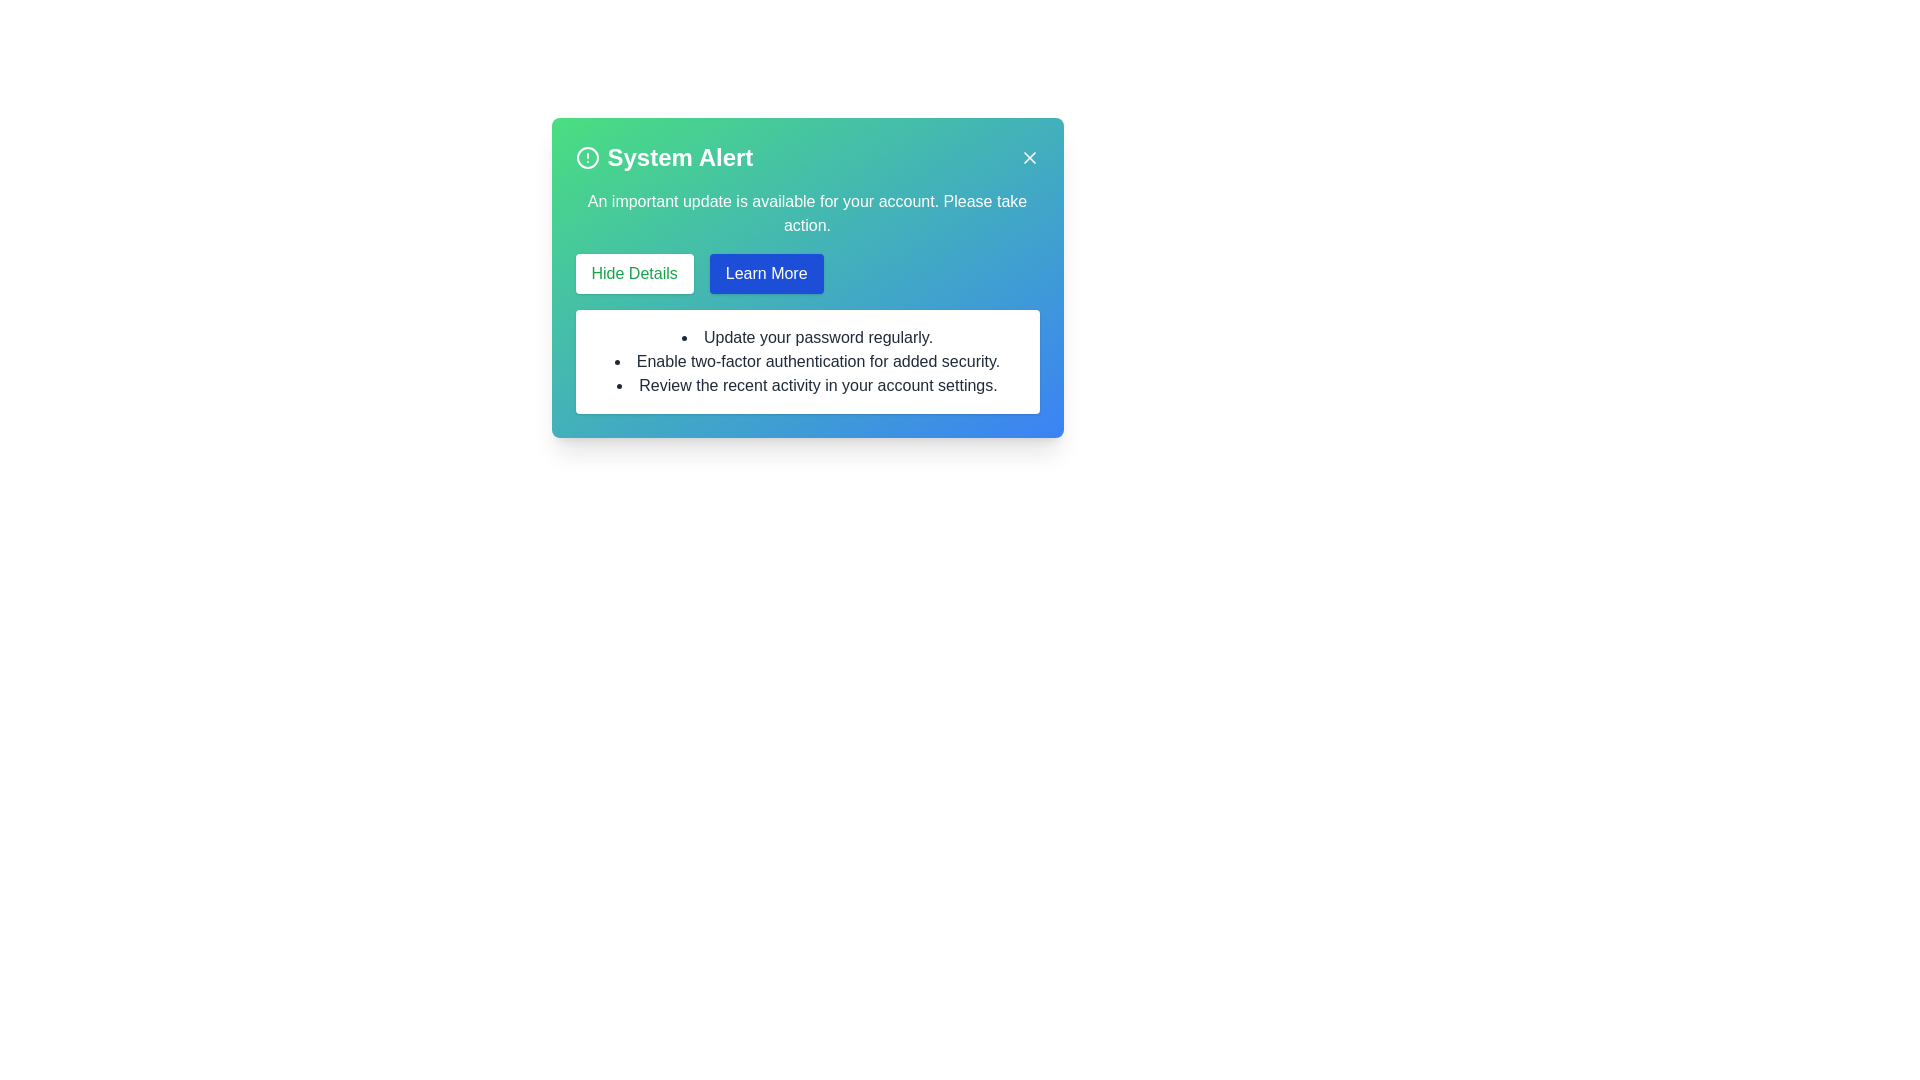 The width and height of the screenshot is (1920, 1080). I want to click on the informational text content that instructs users to check their account settings for recent activity, located in the third position of the ordered list within the 'System Alert' notification pop-up window, so click(807, 385).